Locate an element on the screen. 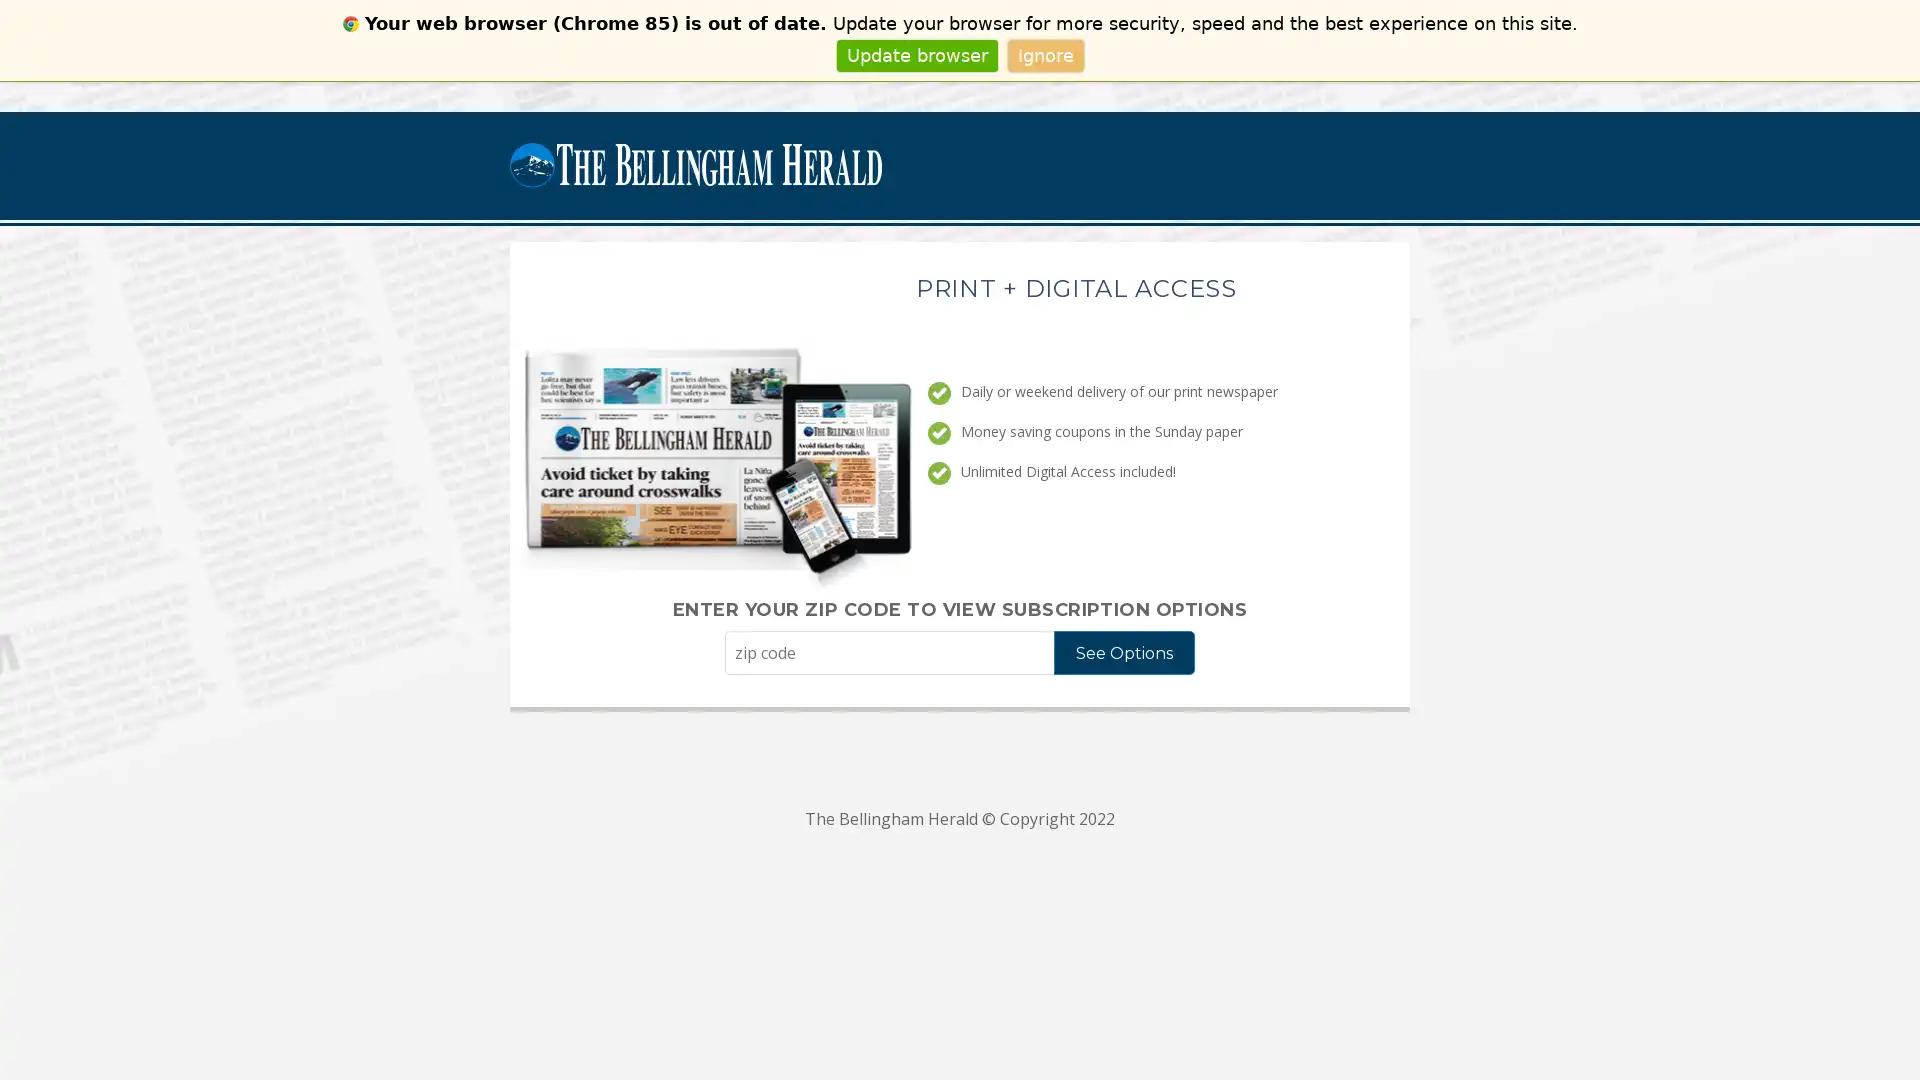  See Options is located at coordinates (1124, 651).